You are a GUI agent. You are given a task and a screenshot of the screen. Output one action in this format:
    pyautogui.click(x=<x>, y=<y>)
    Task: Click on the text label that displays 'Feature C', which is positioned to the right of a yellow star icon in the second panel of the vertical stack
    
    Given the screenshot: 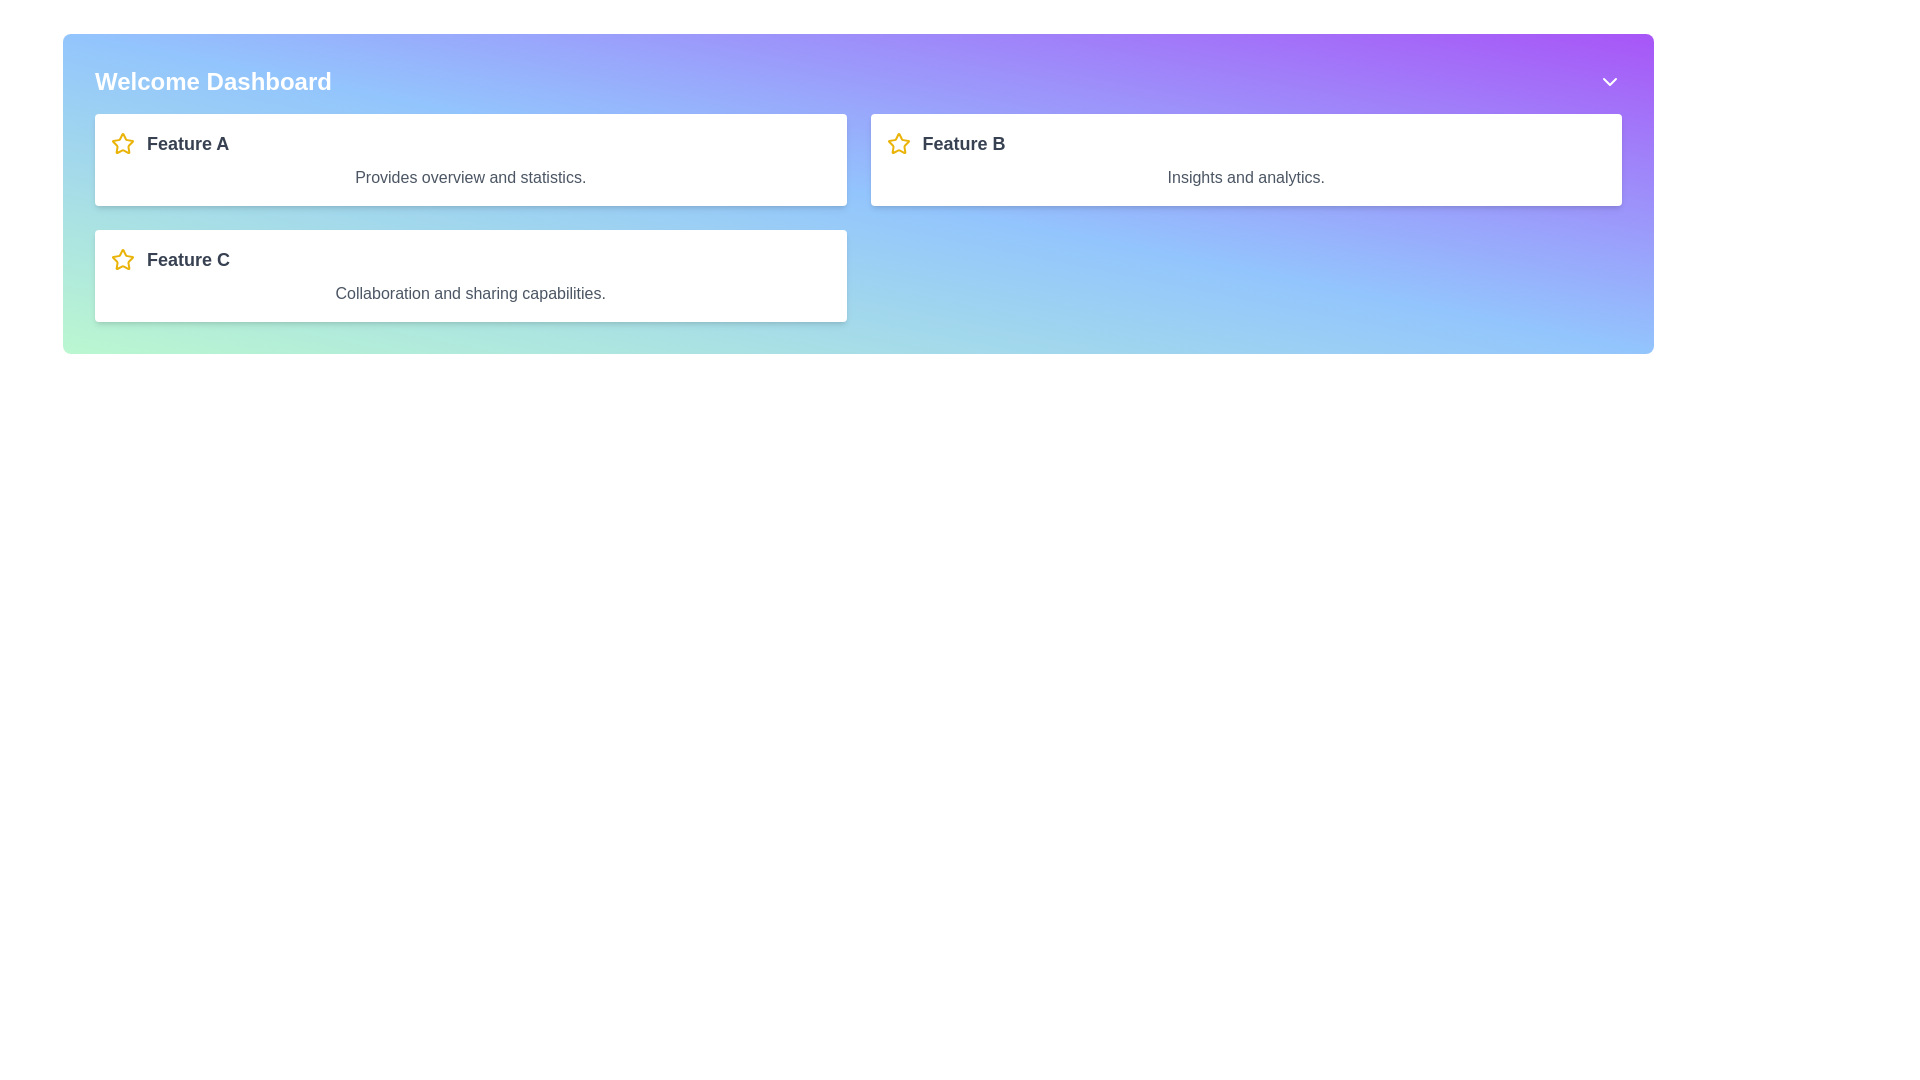 What is the action you would take?
    pyautogui.click(x=188, y=258)
    